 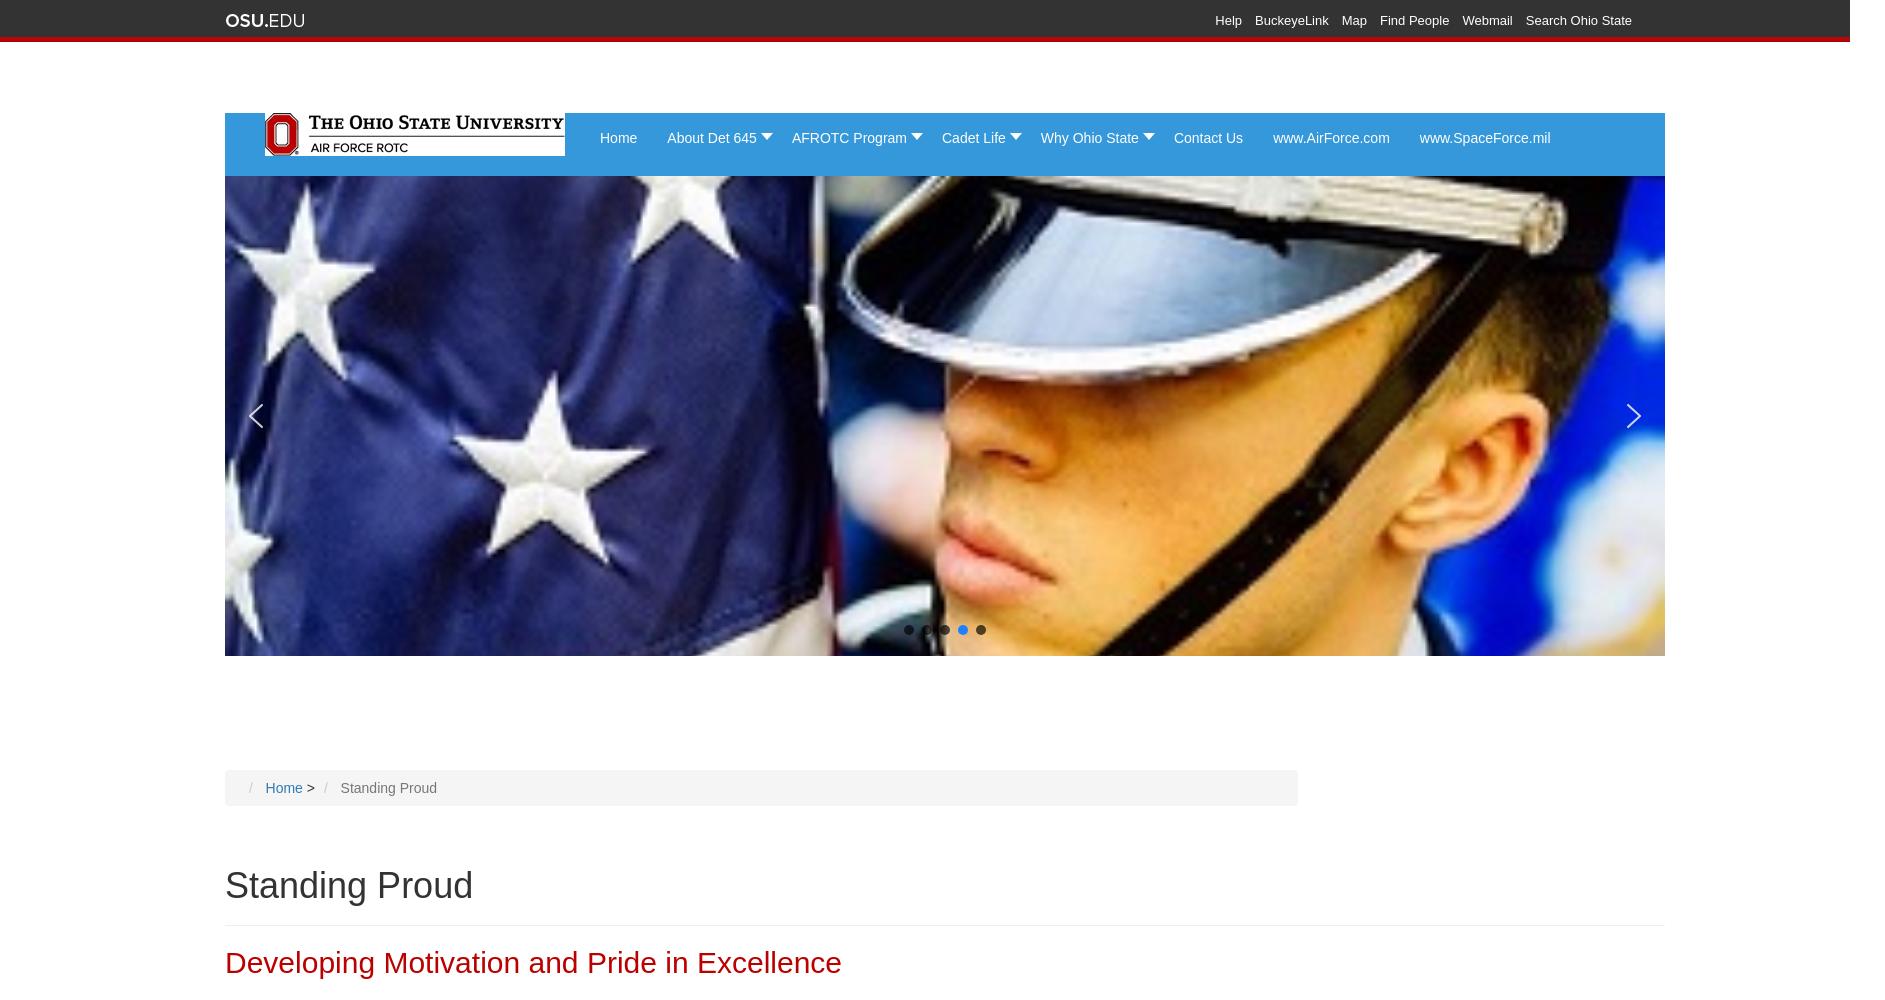 I want to click on 'tradition_honor_excellence2.jpg', so click(x=888, y=180).